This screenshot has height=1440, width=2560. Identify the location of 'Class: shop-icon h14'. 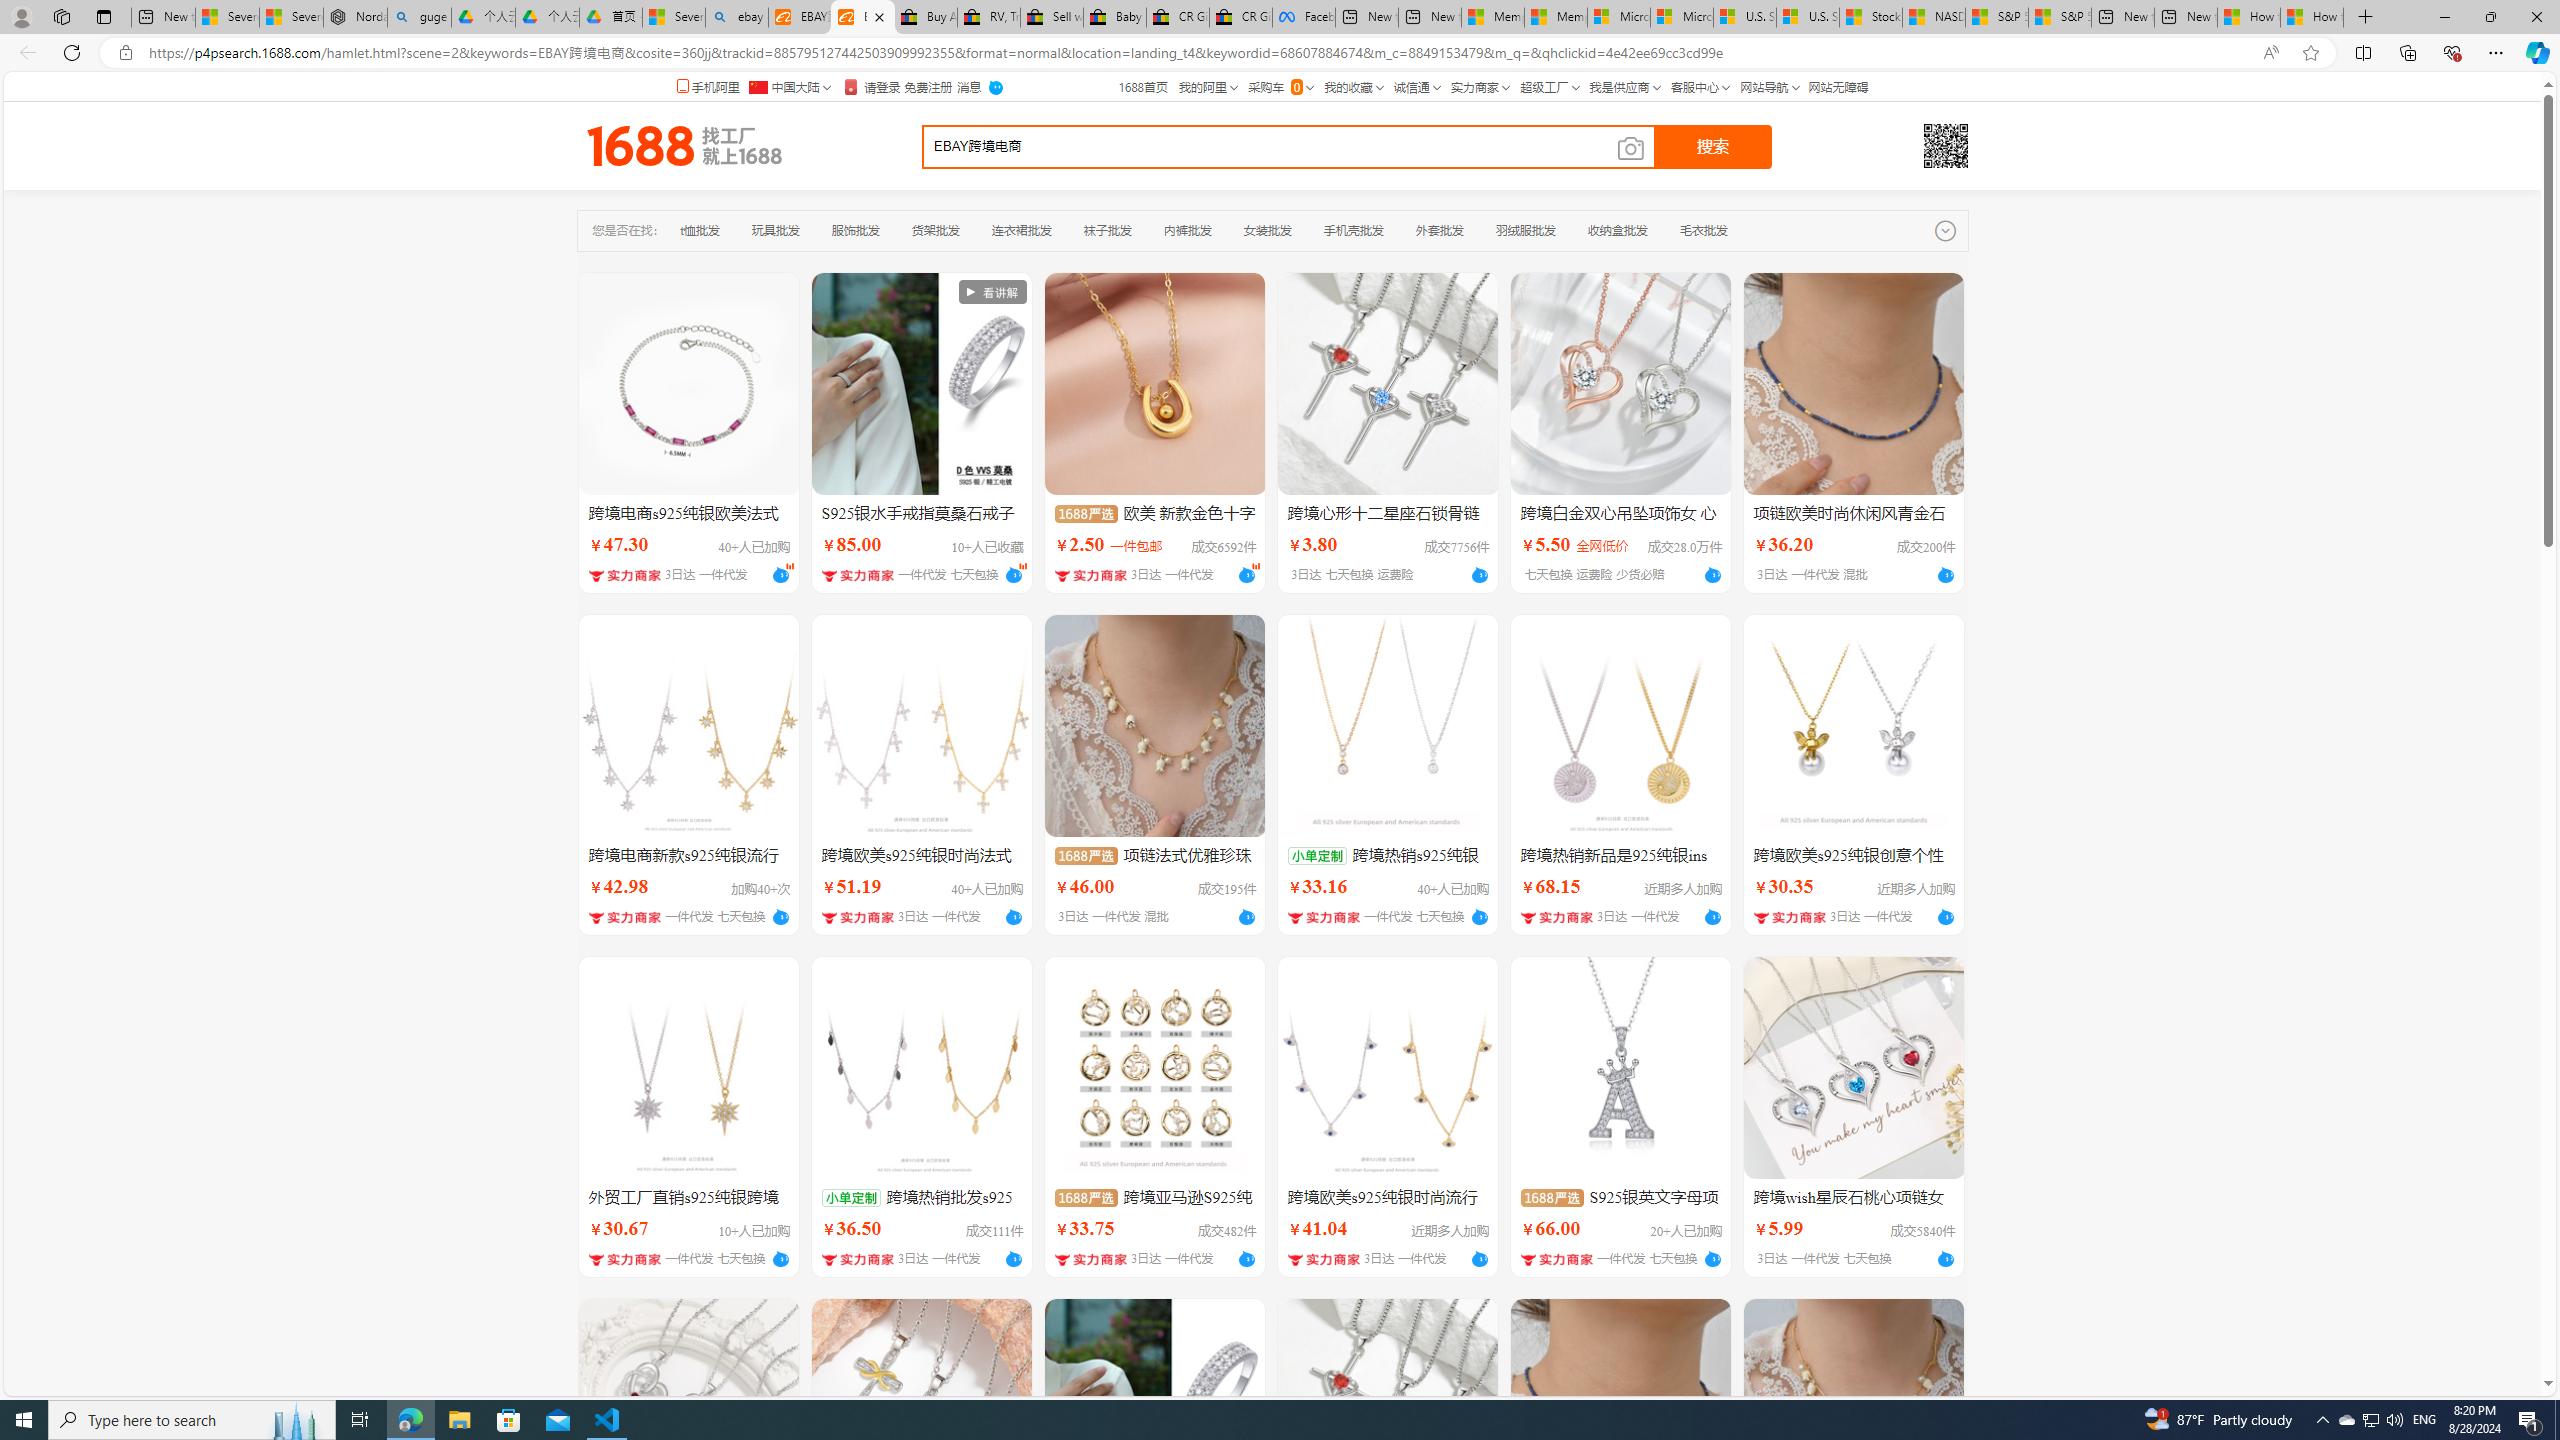
(1557, 1259).